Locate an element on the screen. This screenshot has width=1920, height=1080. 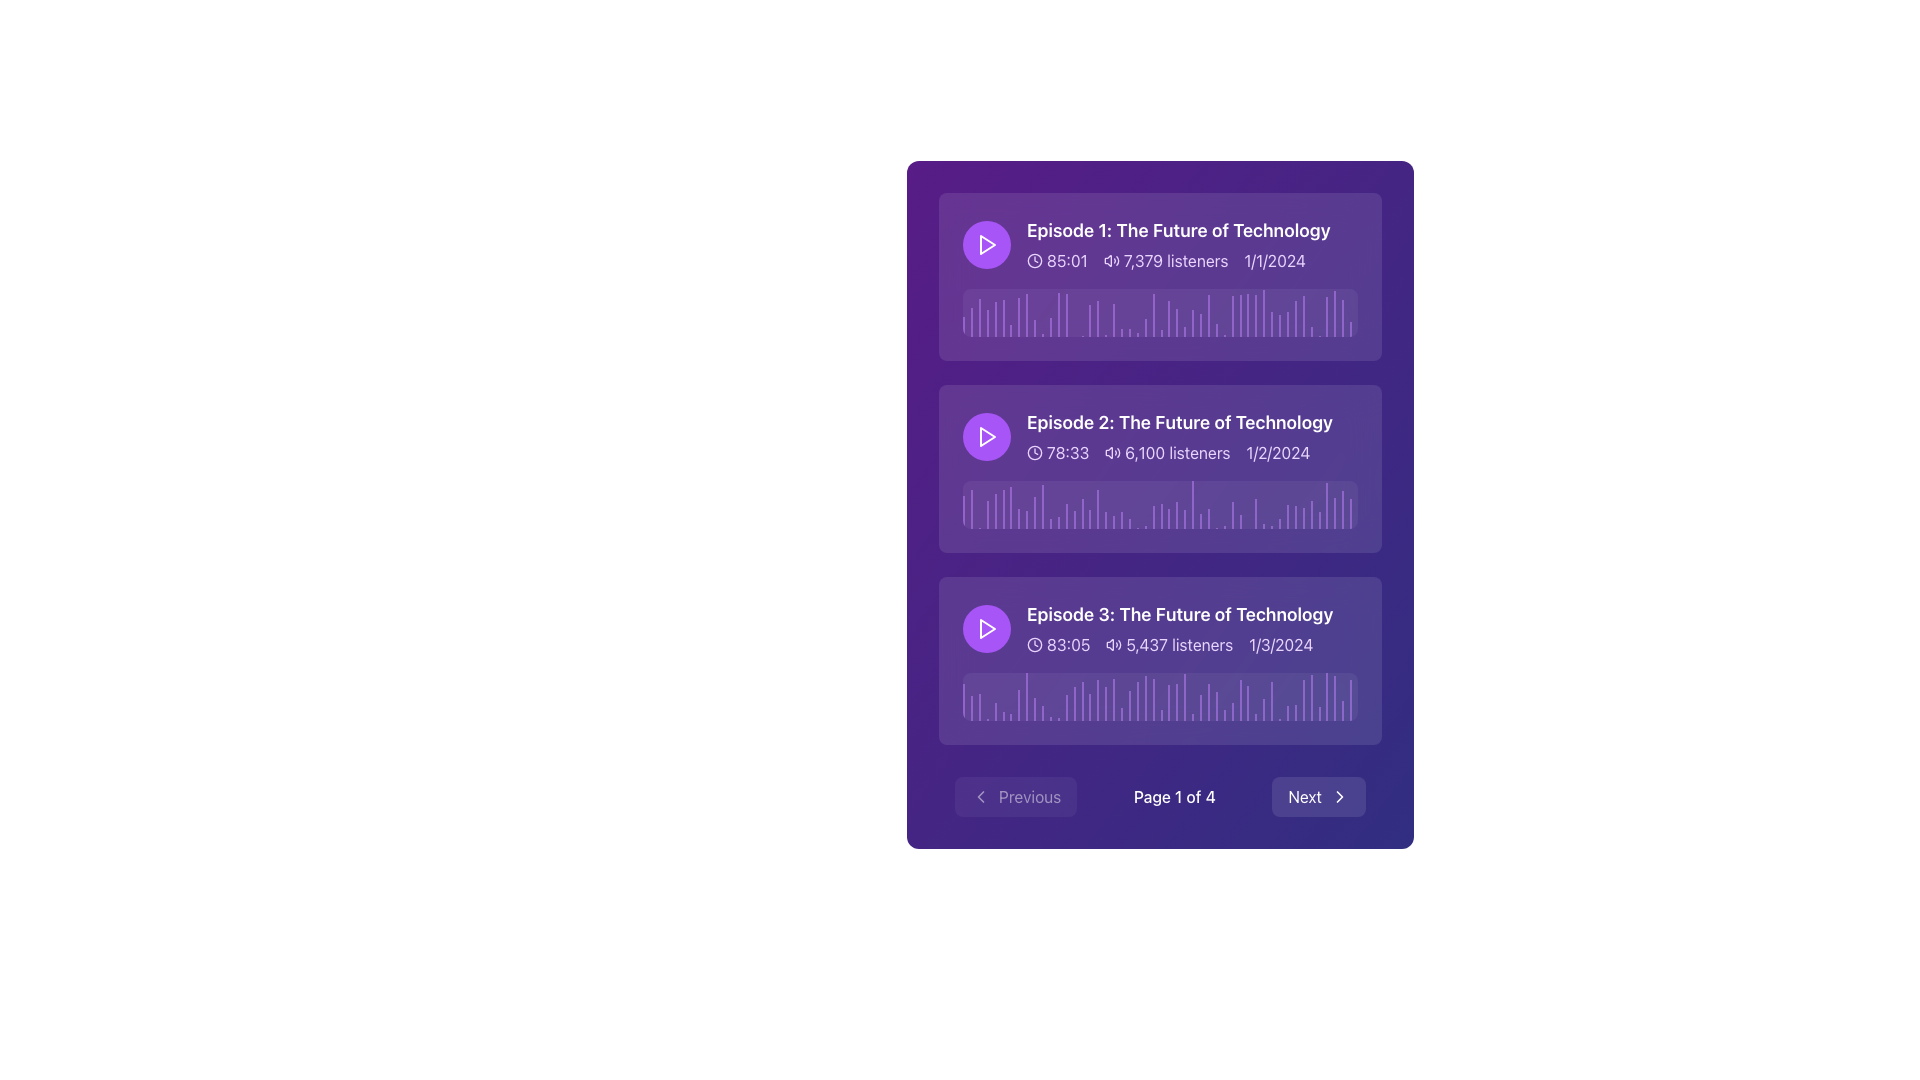
the progress indicator bar, a thin vertical purple bar located at the bottom of the waveform display for 'Episode 3: The Future of Technology' is located at coordinates (1065, 706).